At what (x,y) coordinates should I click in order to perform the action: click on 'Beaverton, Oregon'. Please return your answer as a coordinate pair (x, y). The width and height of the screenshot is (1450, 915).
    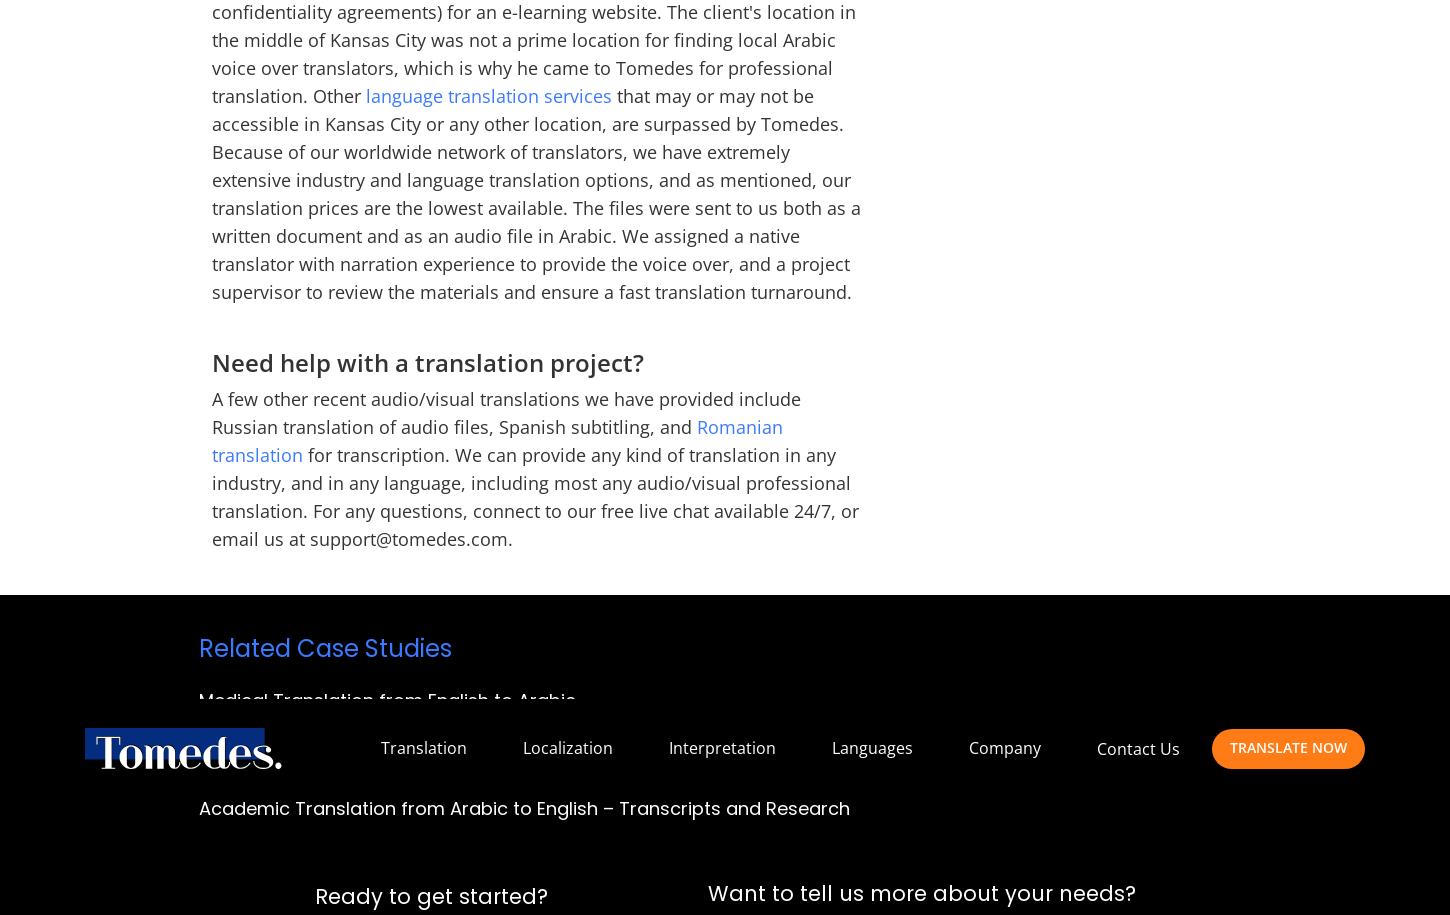
    Looking at the image, I should click on (595, 52).